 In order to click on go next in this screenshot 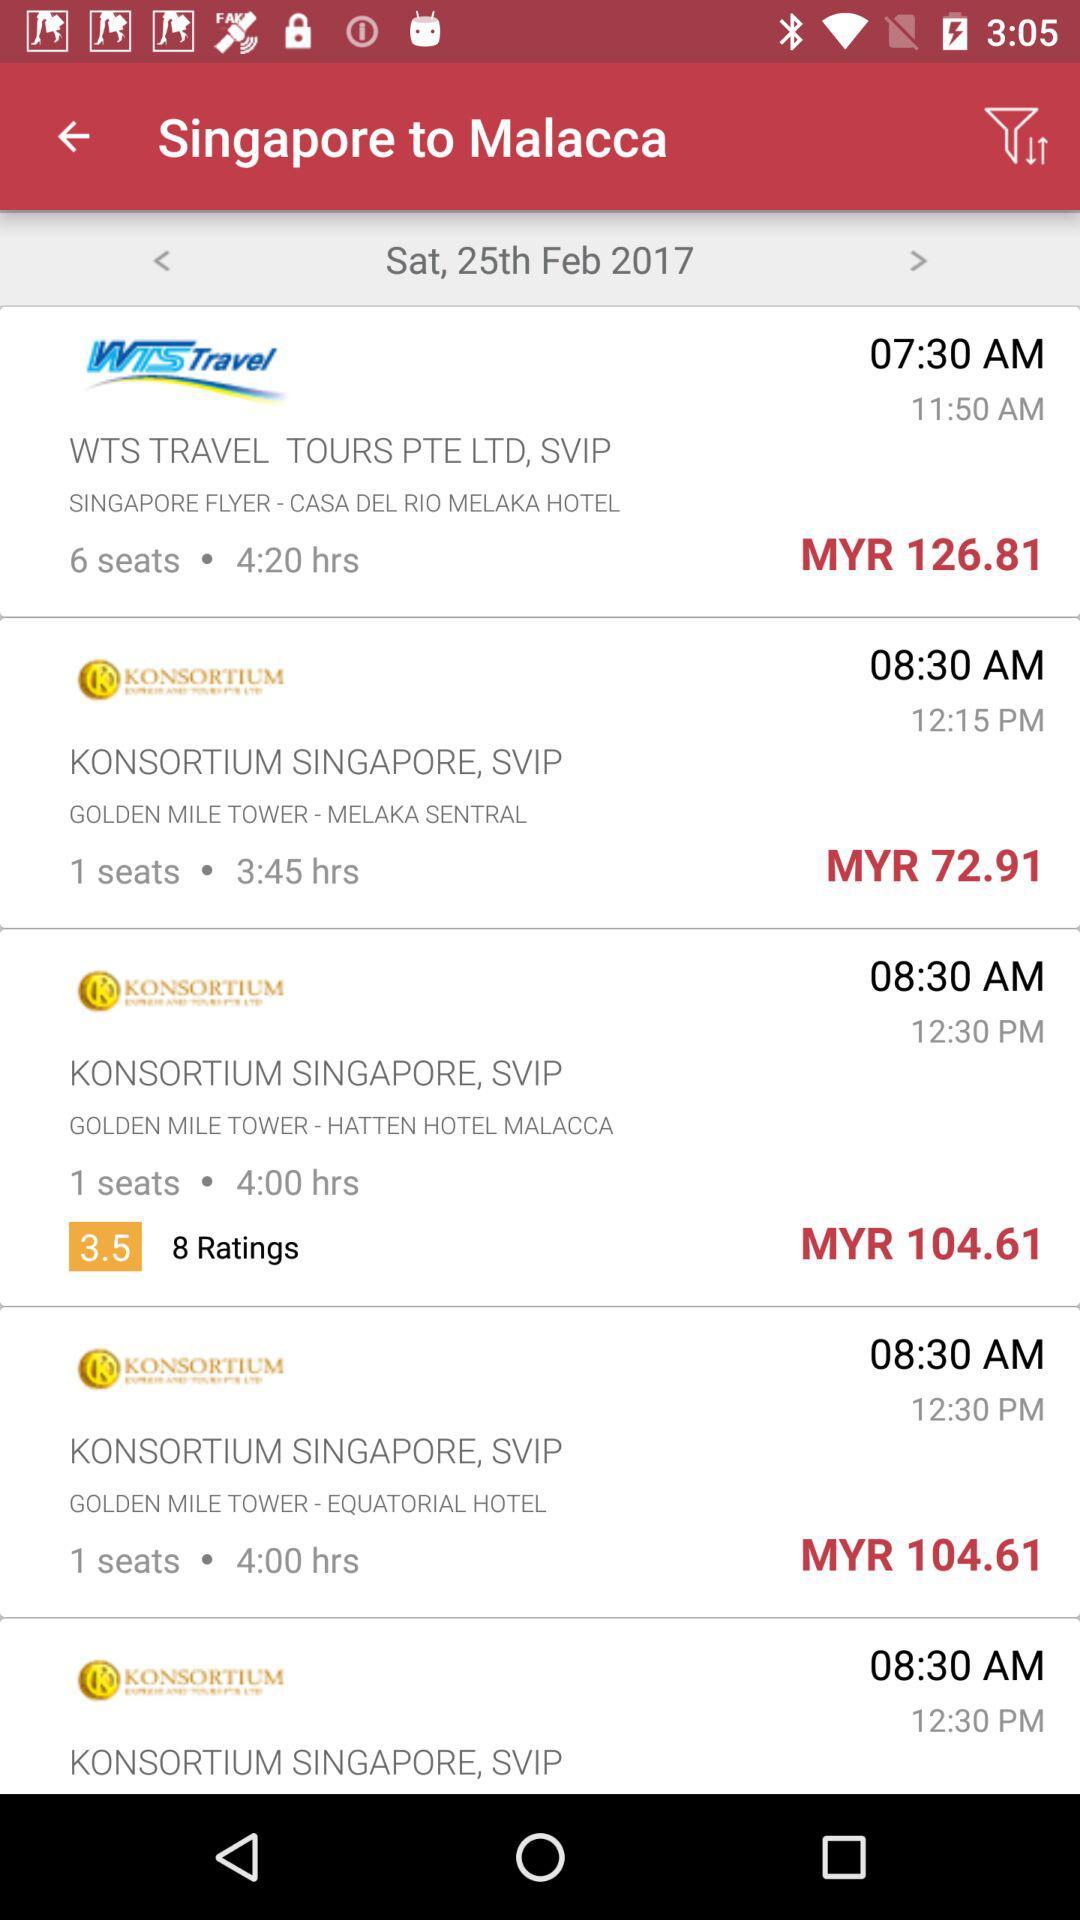, I will do `click(918, 257)`.